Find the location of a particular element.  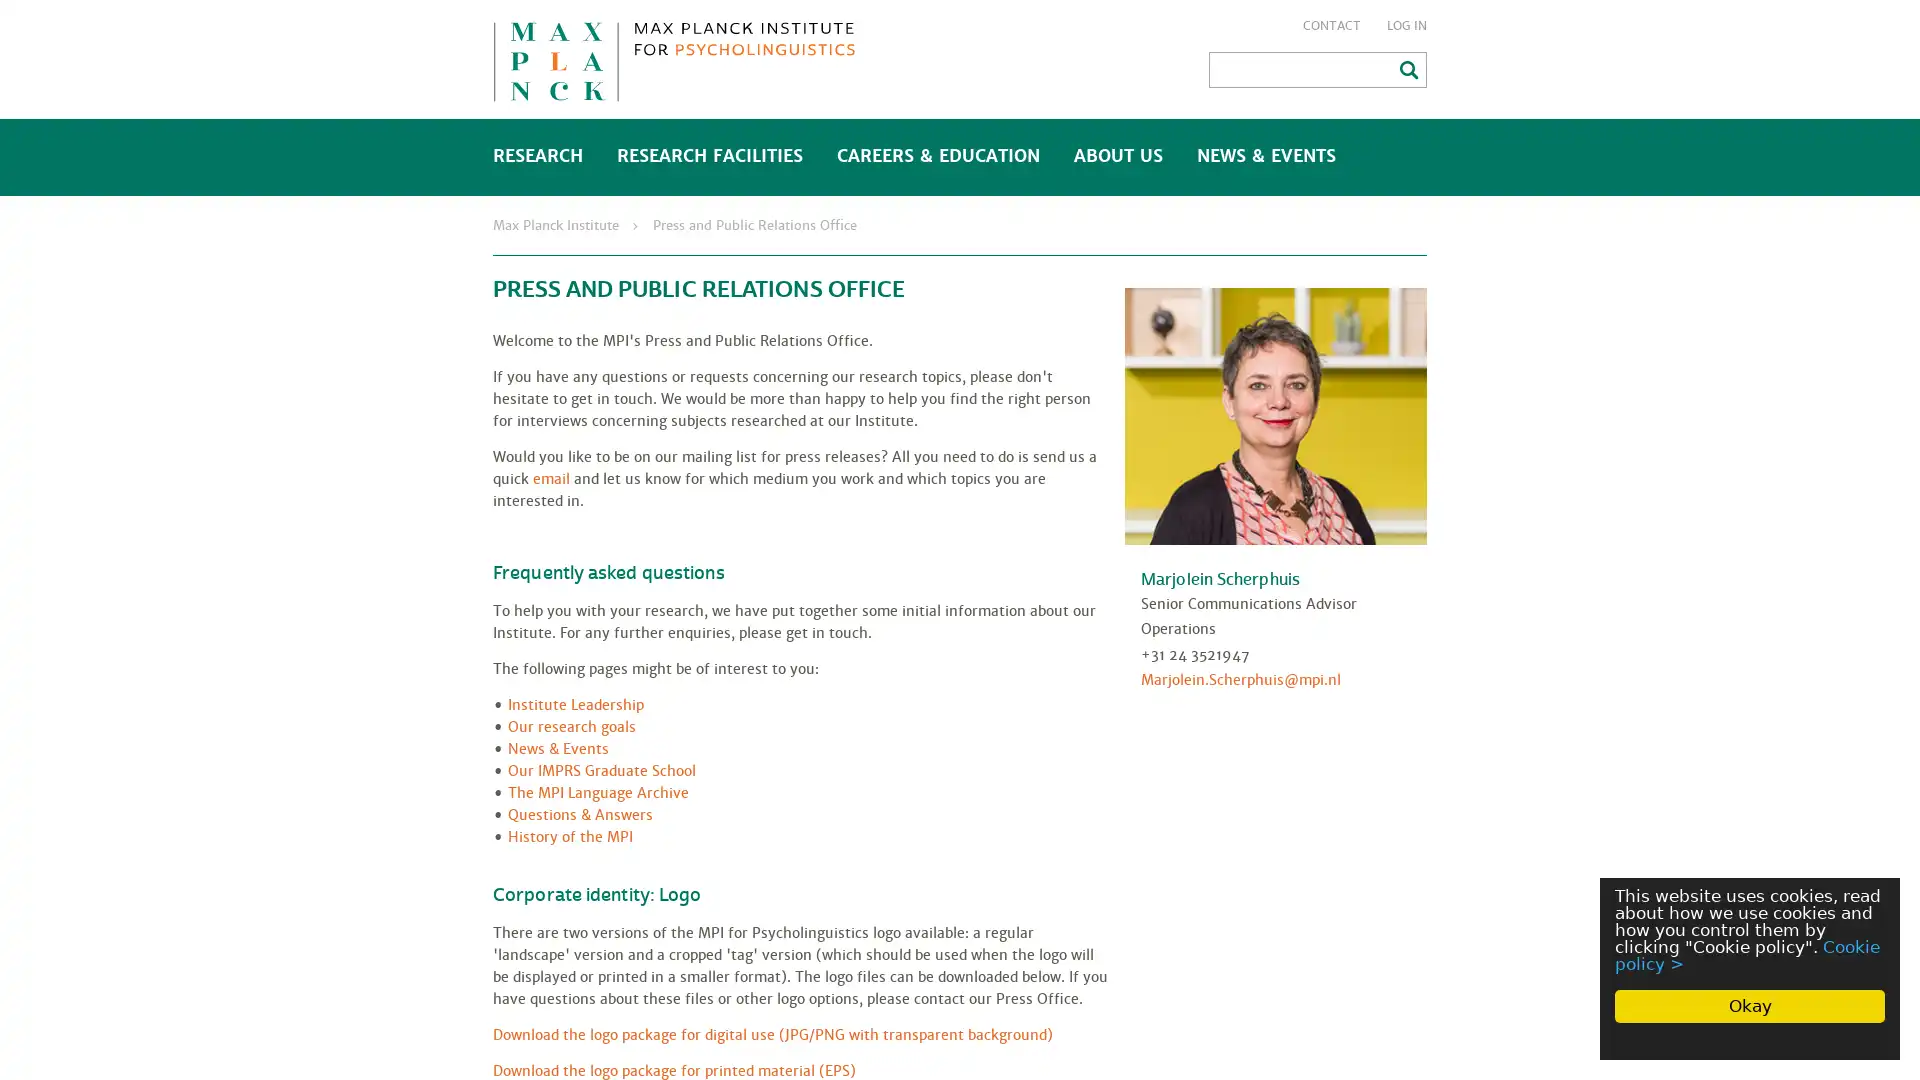

Search is located at coordinates (1405, 68).